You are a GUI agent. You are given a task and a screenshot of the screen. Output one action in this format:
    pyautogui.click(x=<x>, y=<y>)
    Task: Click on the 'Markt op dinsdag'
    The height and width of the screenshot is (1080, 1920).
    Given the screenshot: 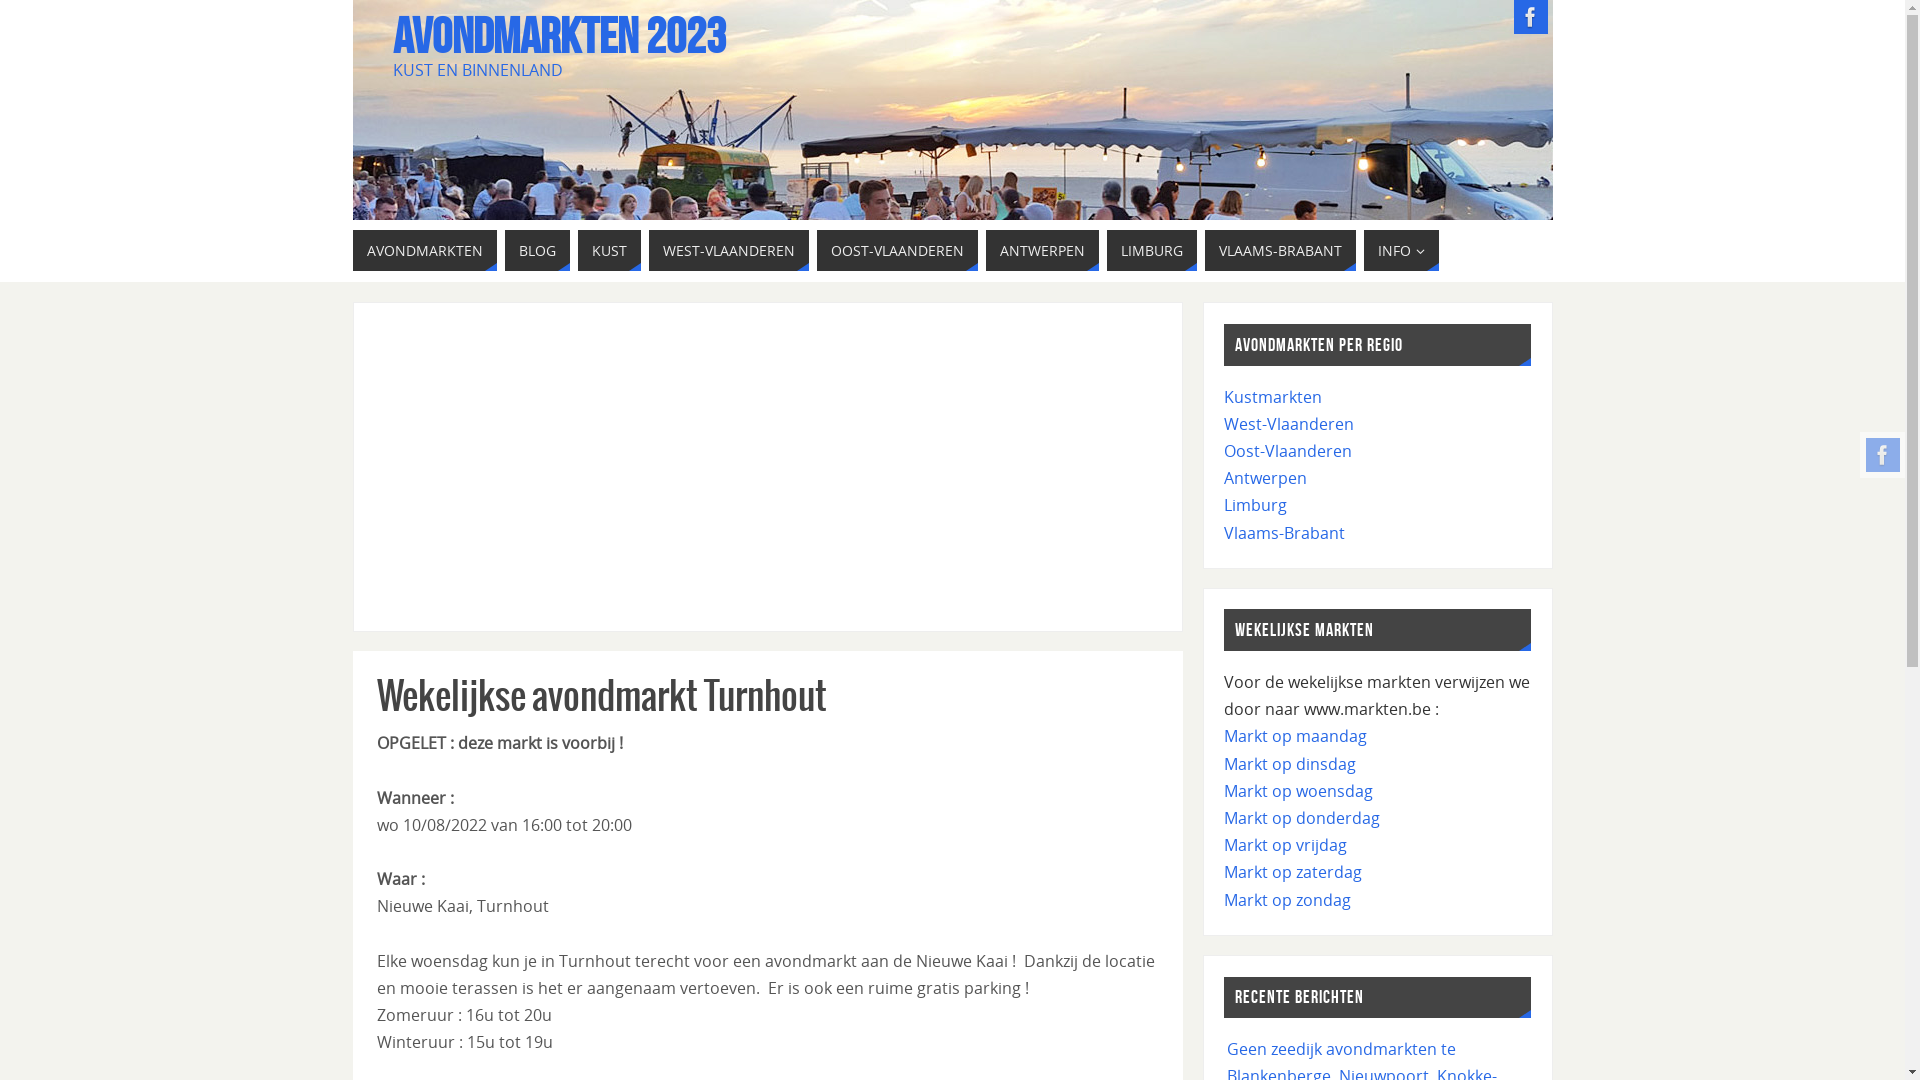 What is the action you would take?
    pyautogui.click(x=1290, y=763)
    